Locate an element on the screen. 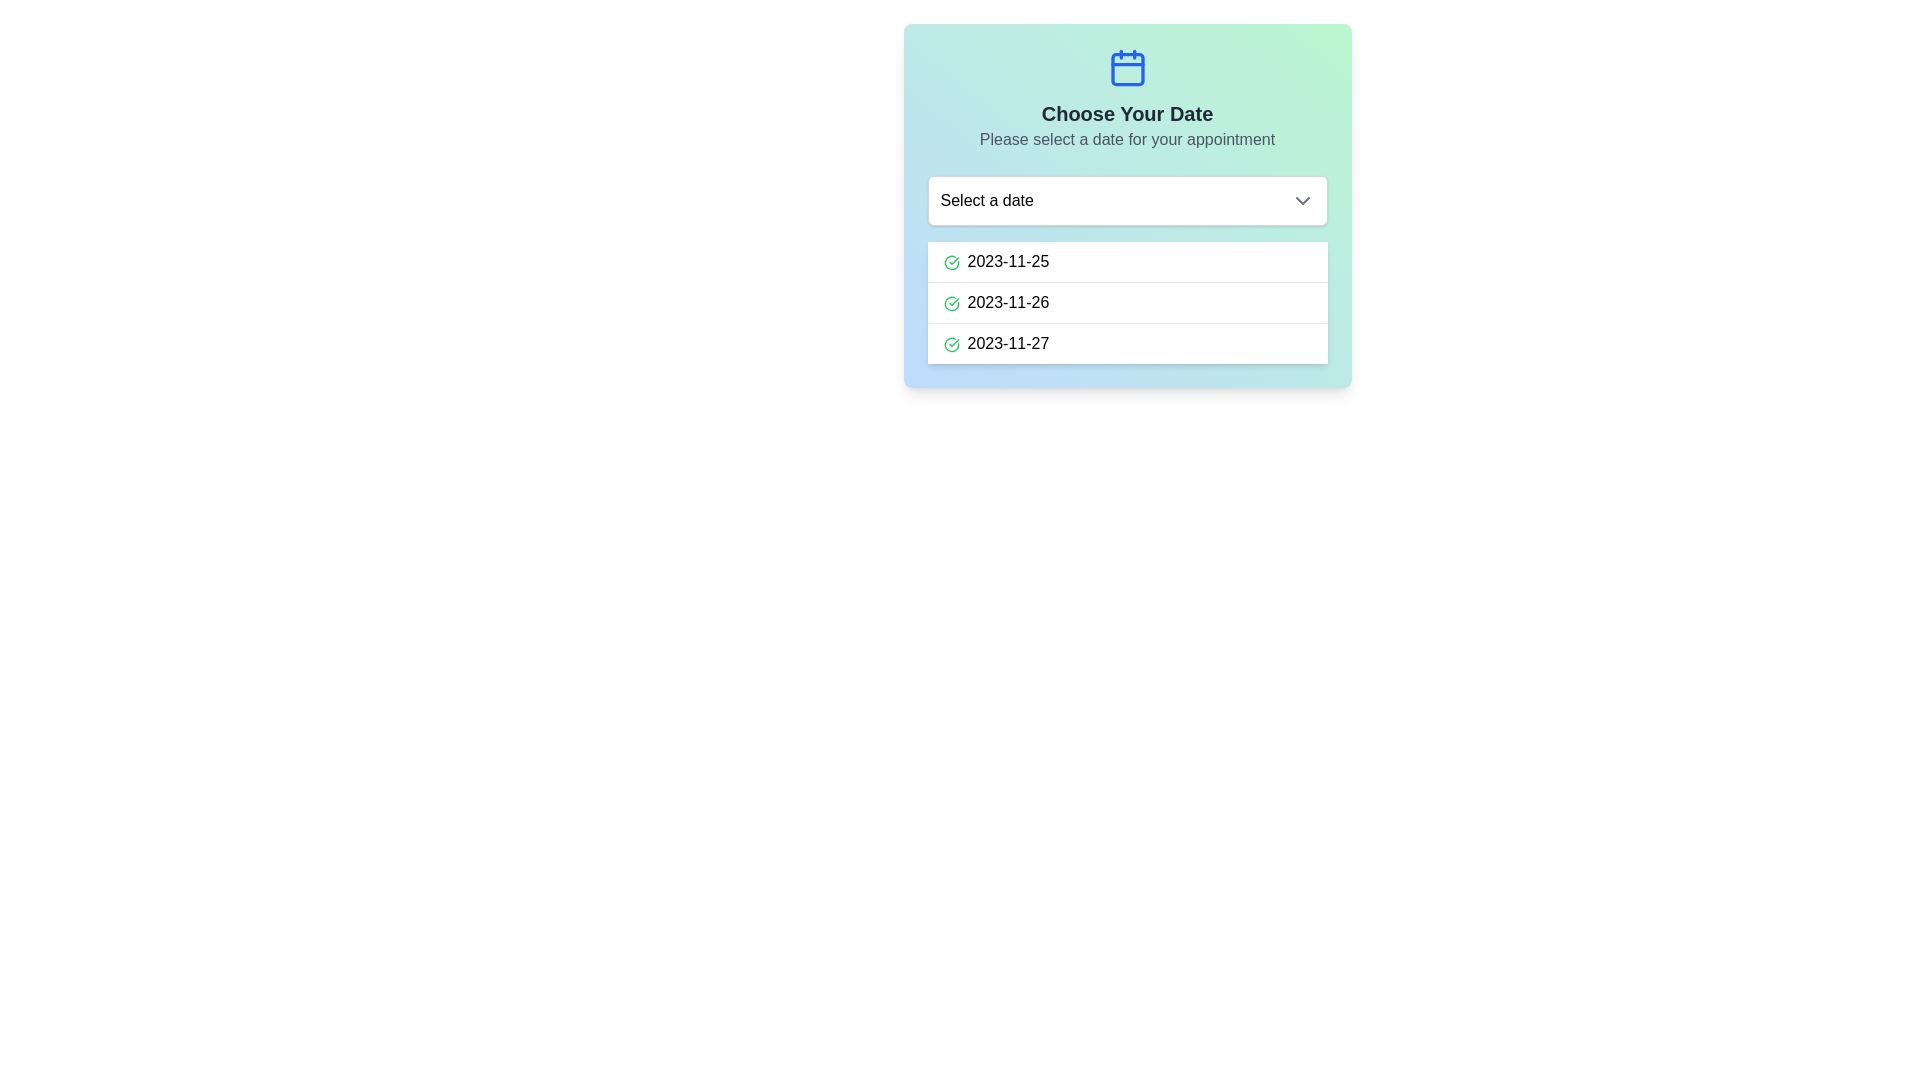 Image resolution: width=1920 pixels, height=1080 pixels. the green circular icon with a checkmark inside, located in the third row of the dropdown menu aligned to the left of the text '2023-11-27', as a visual indicator is located at coordinates (950, 343).